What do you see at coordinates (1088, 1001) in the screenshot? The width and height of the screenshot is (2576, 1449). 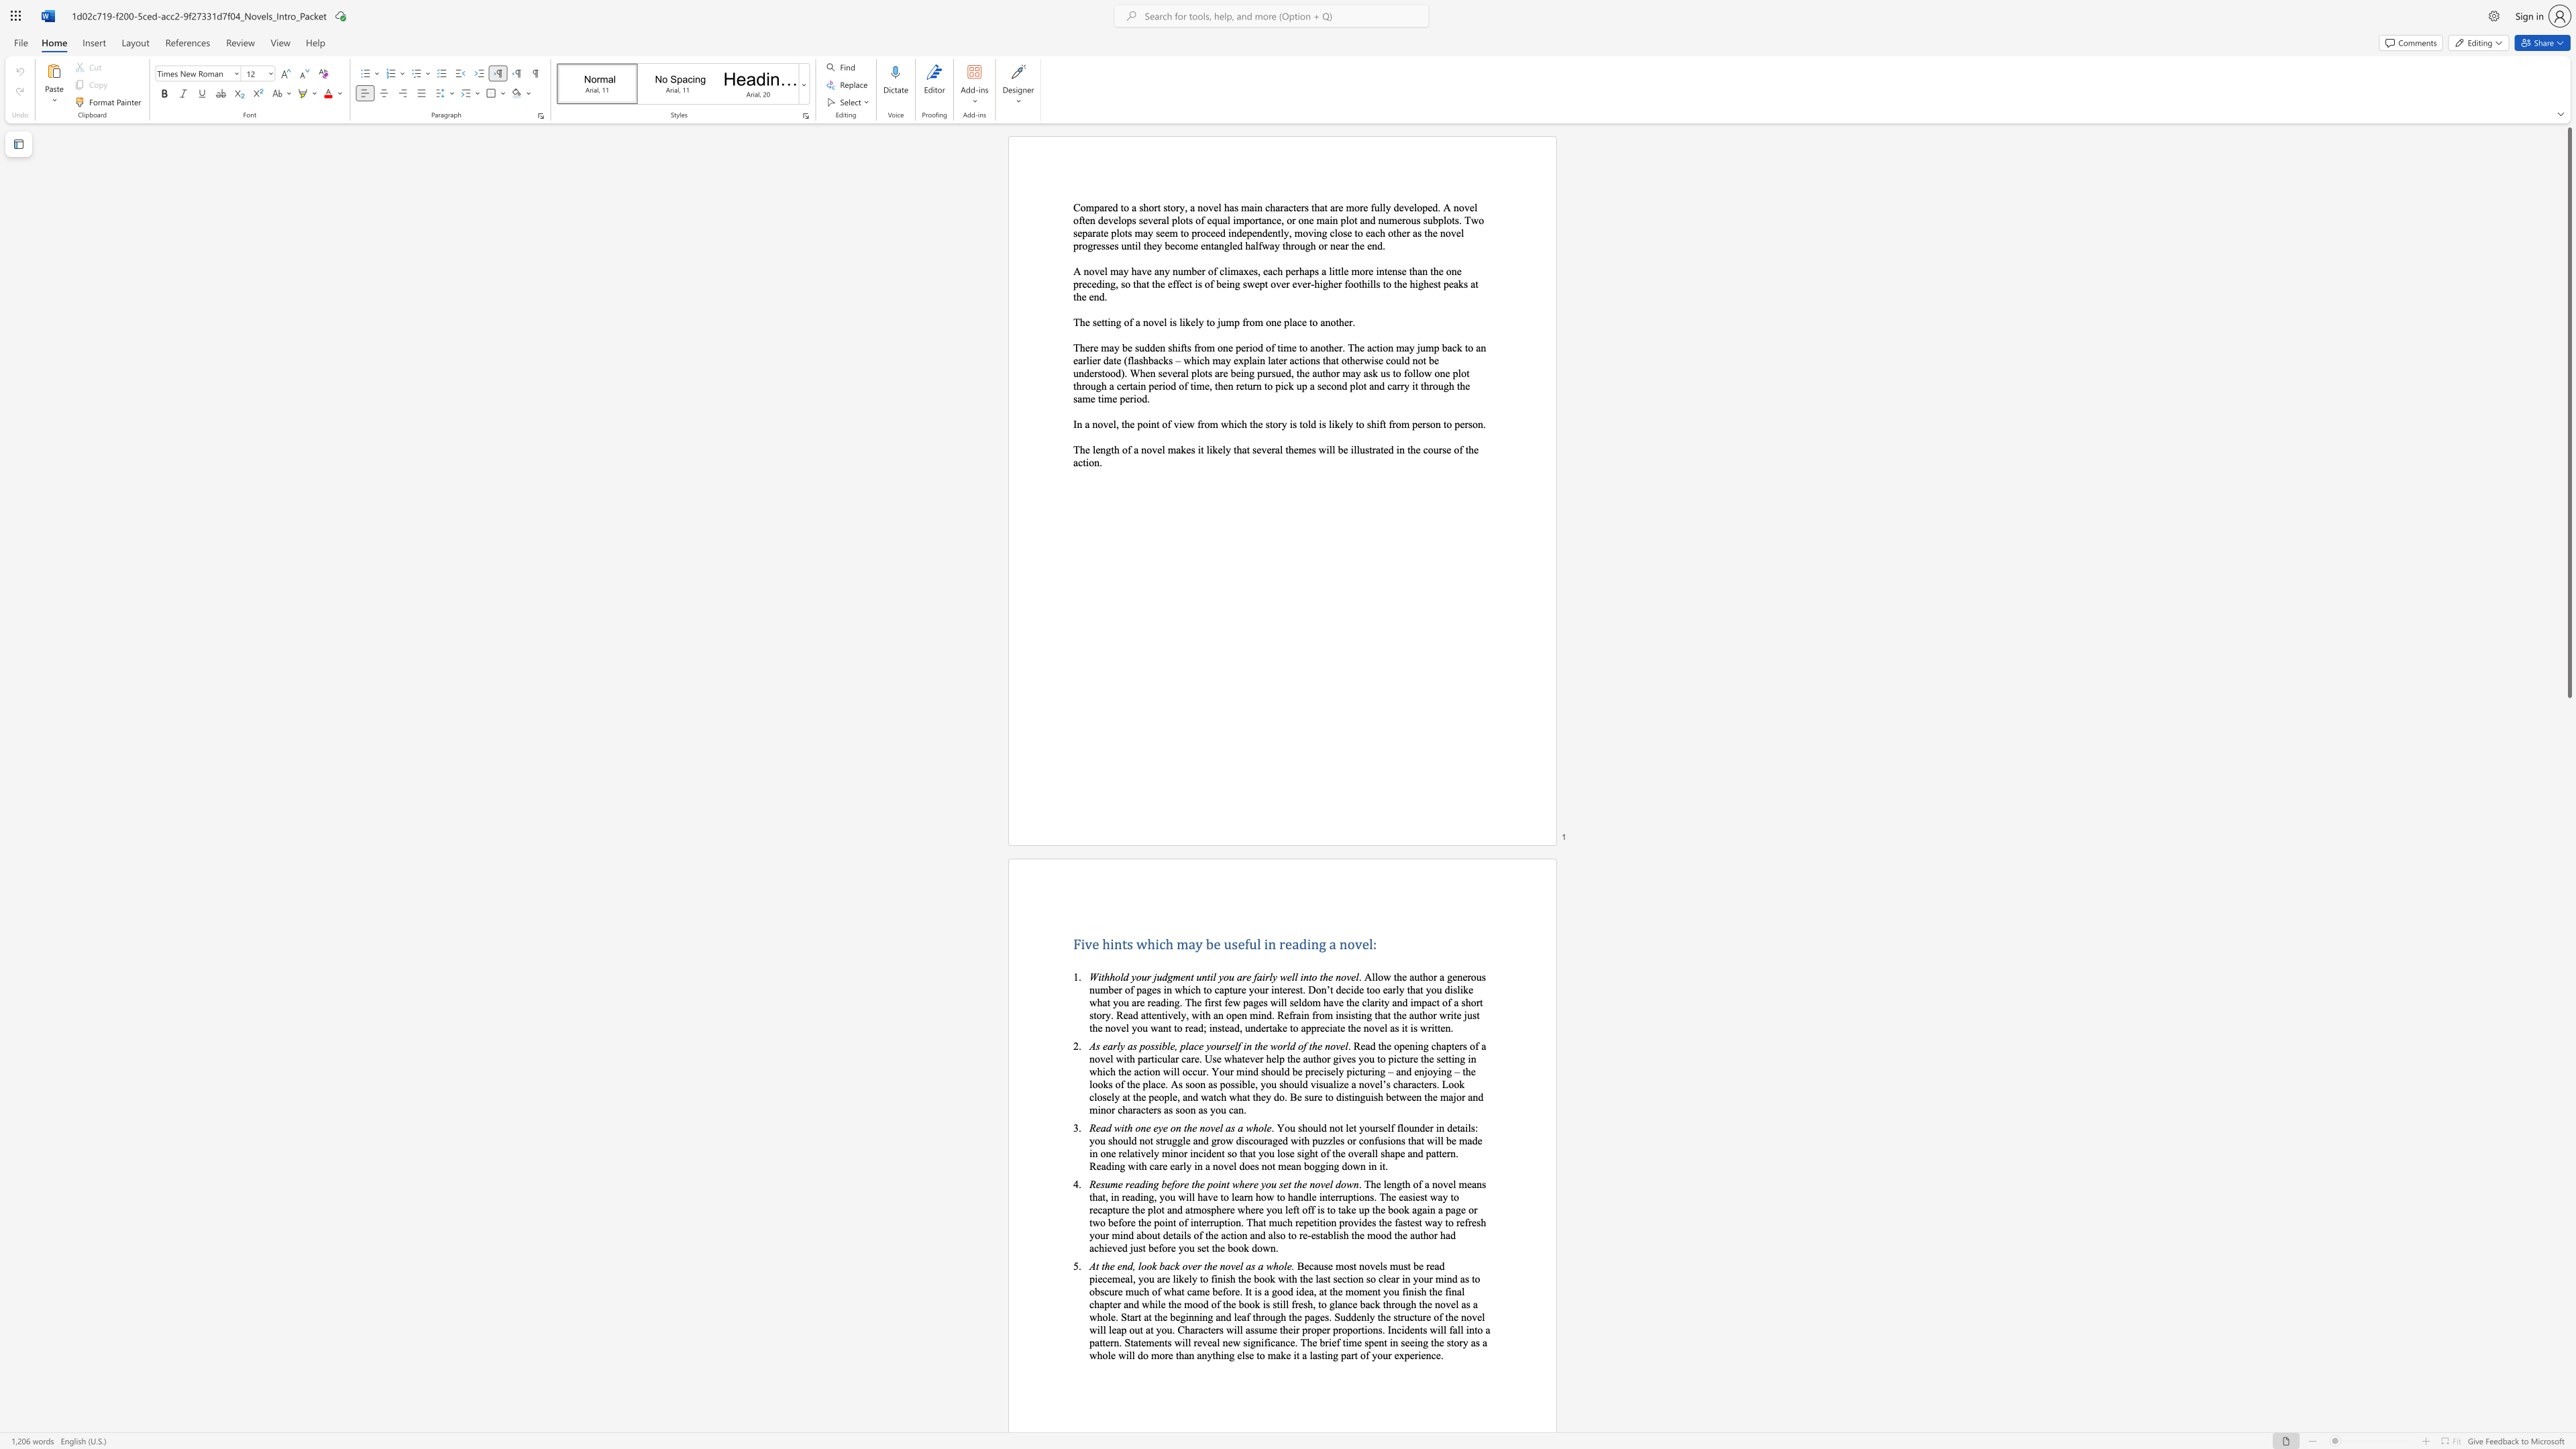 I see `the subset text "what you are reading. The first few pages will seldom have the clarity and impact of a short story. Read attentively, with an open mind. Refrain from insisting that the author write just the novel you want to read; instead, undertake to appreciate the no" within the text ". Allow the author a generous number of pages in which to capture your interest. Don’t decide too early that you dislike what you are reading. The first few pages will seldom have the clarity and impact of a short story. Read attentively, with an open mind. Refrain from insisting that the author write just the novel you want to read; instead, undertake to appreciate the novel as it is written."` at bounding box center [1088, 1001].